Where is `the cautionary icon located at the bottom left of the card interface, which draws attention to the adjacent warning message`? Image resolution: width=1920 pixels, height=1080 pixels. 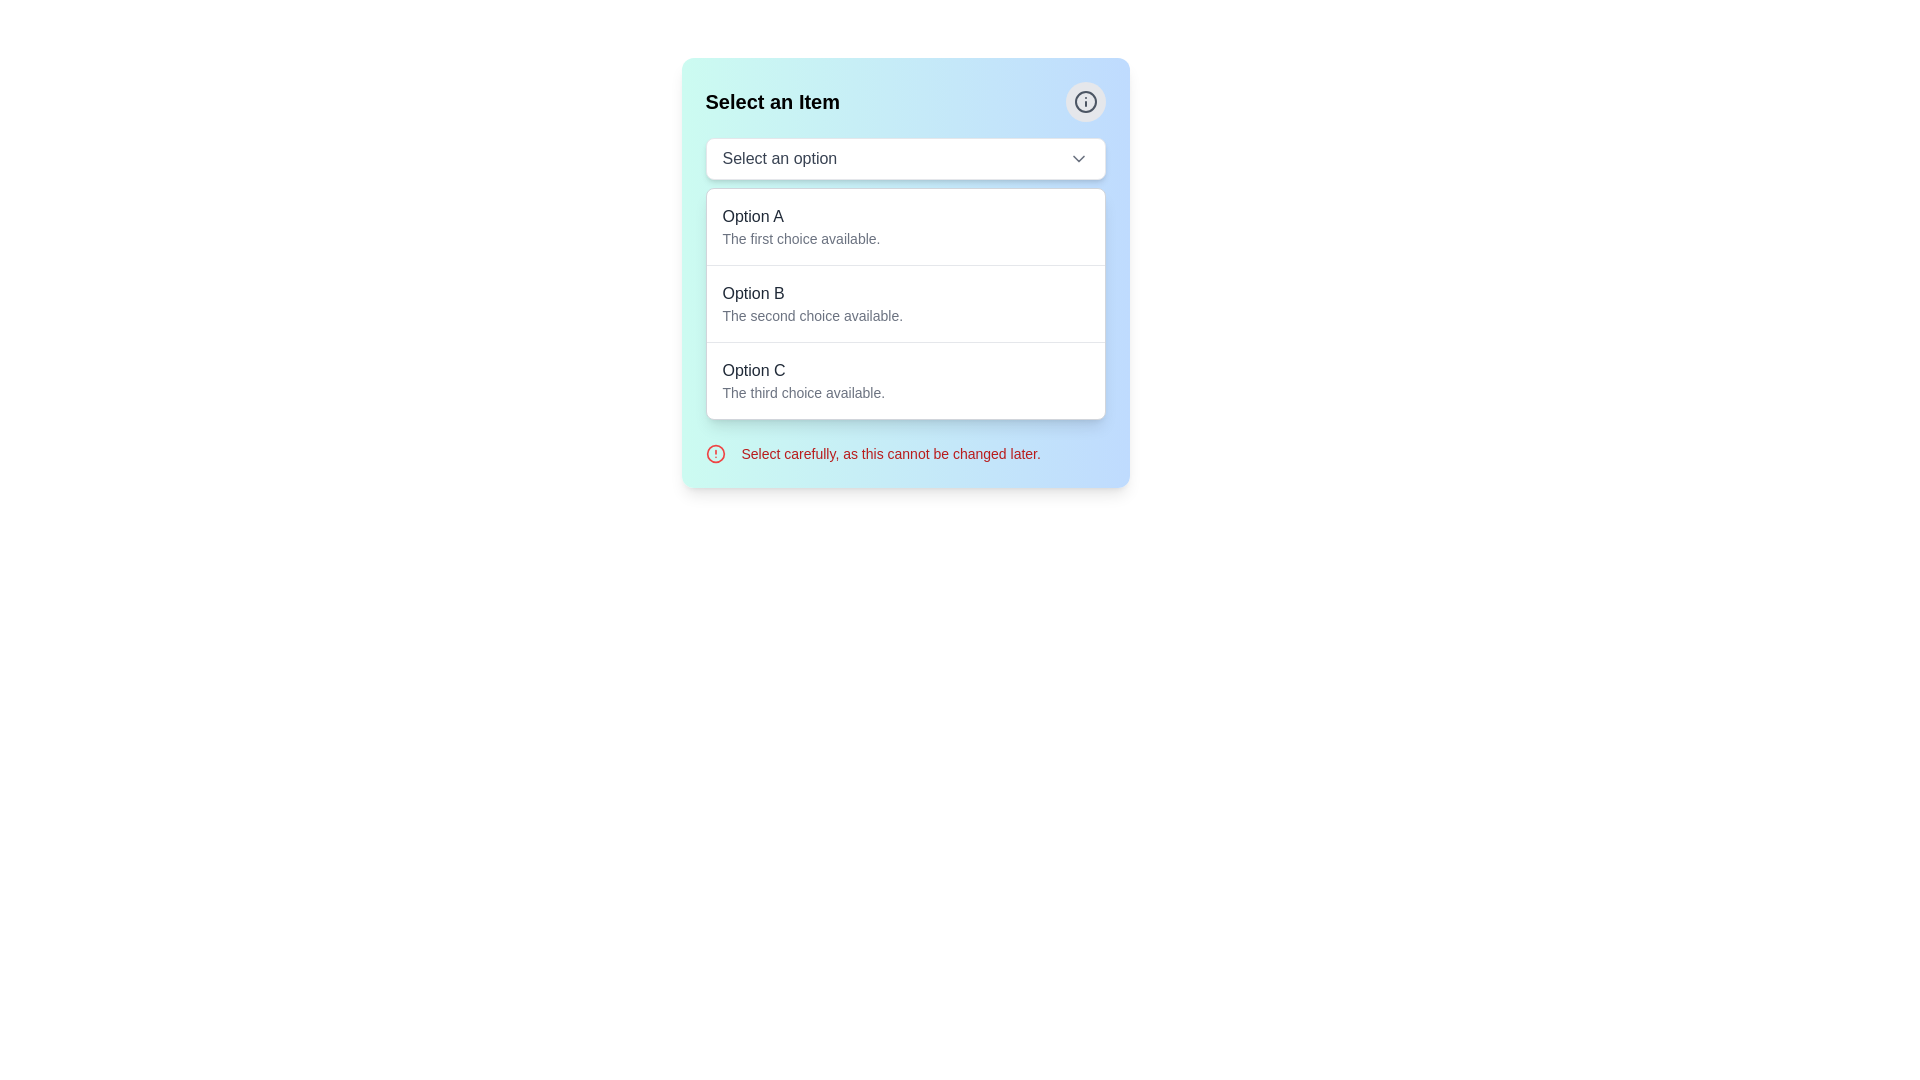
the cautionary icon located at the bottom left of the card interface, which draws attention to the adjacent warning message is located at coordinates (715, 454).